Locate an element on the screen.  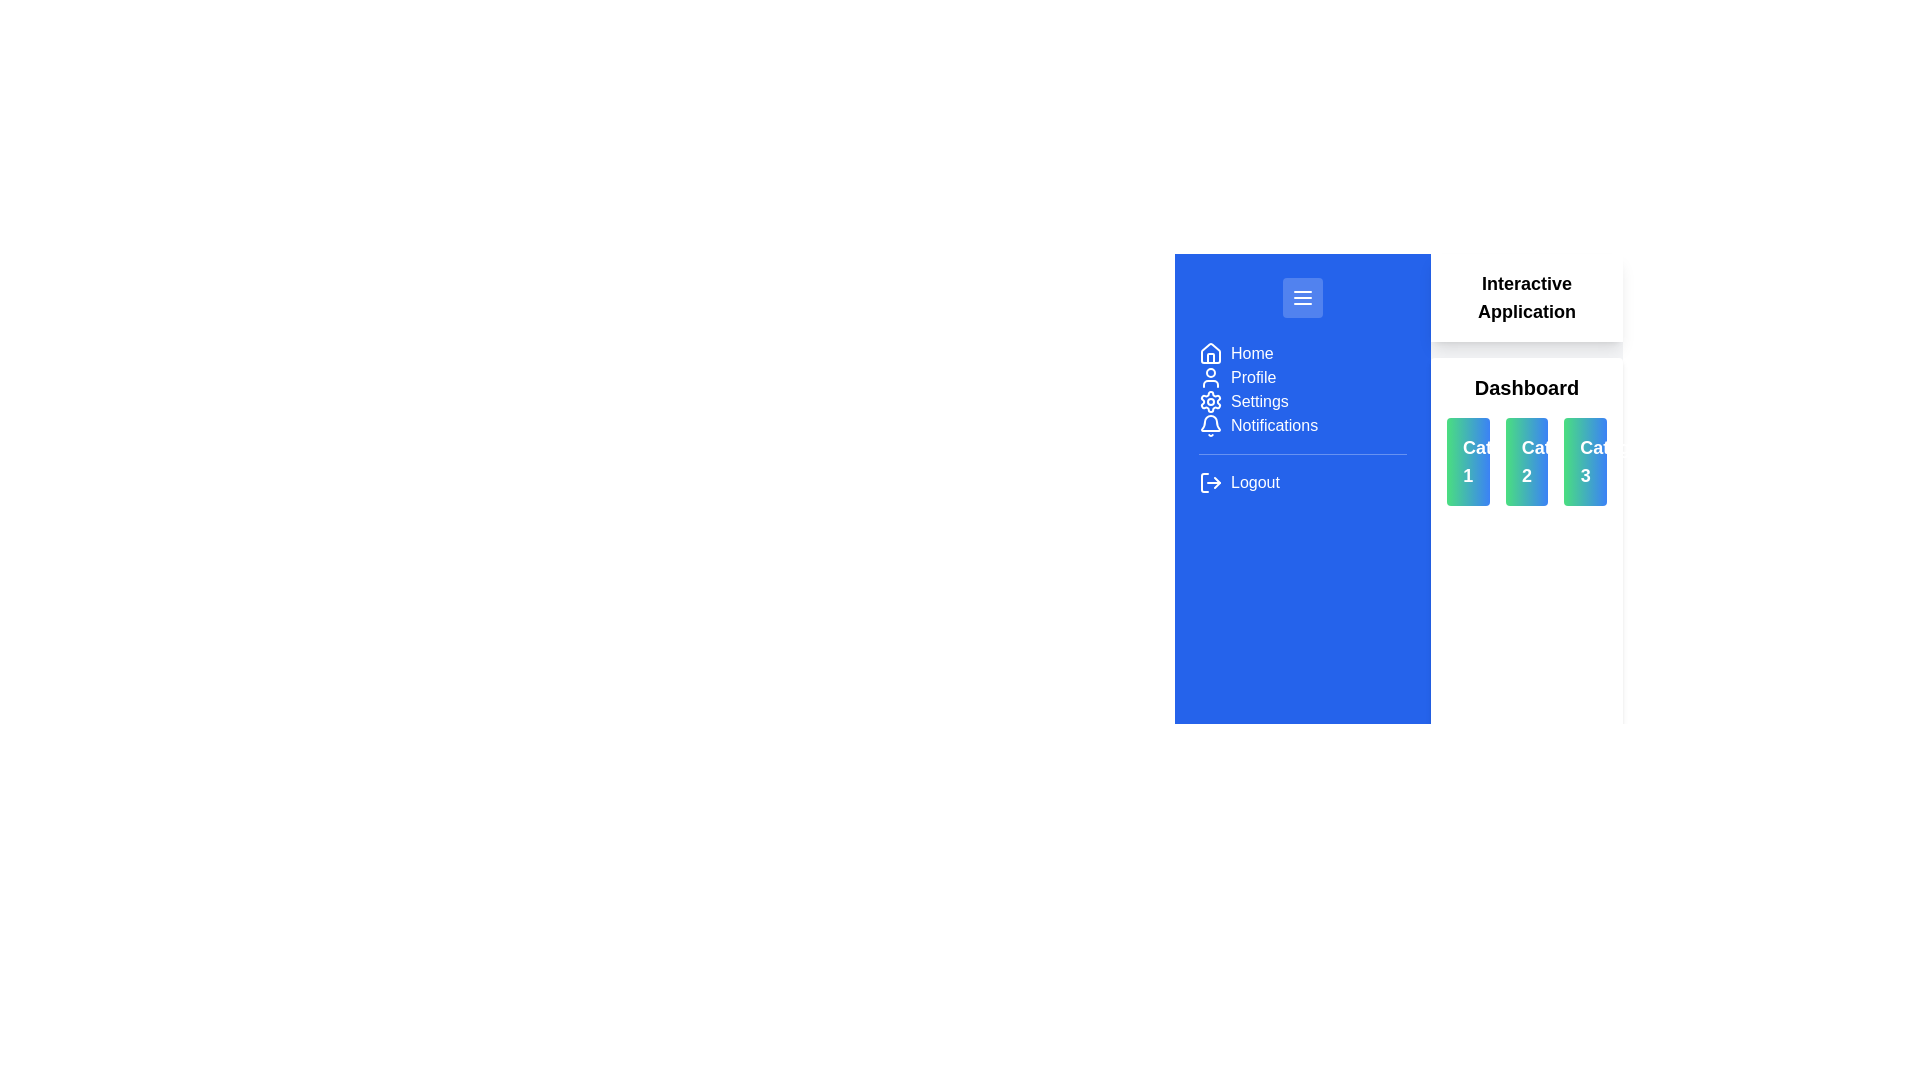
the menu button located at the top of the blue sidebar is located at coordinates (1302, 297).